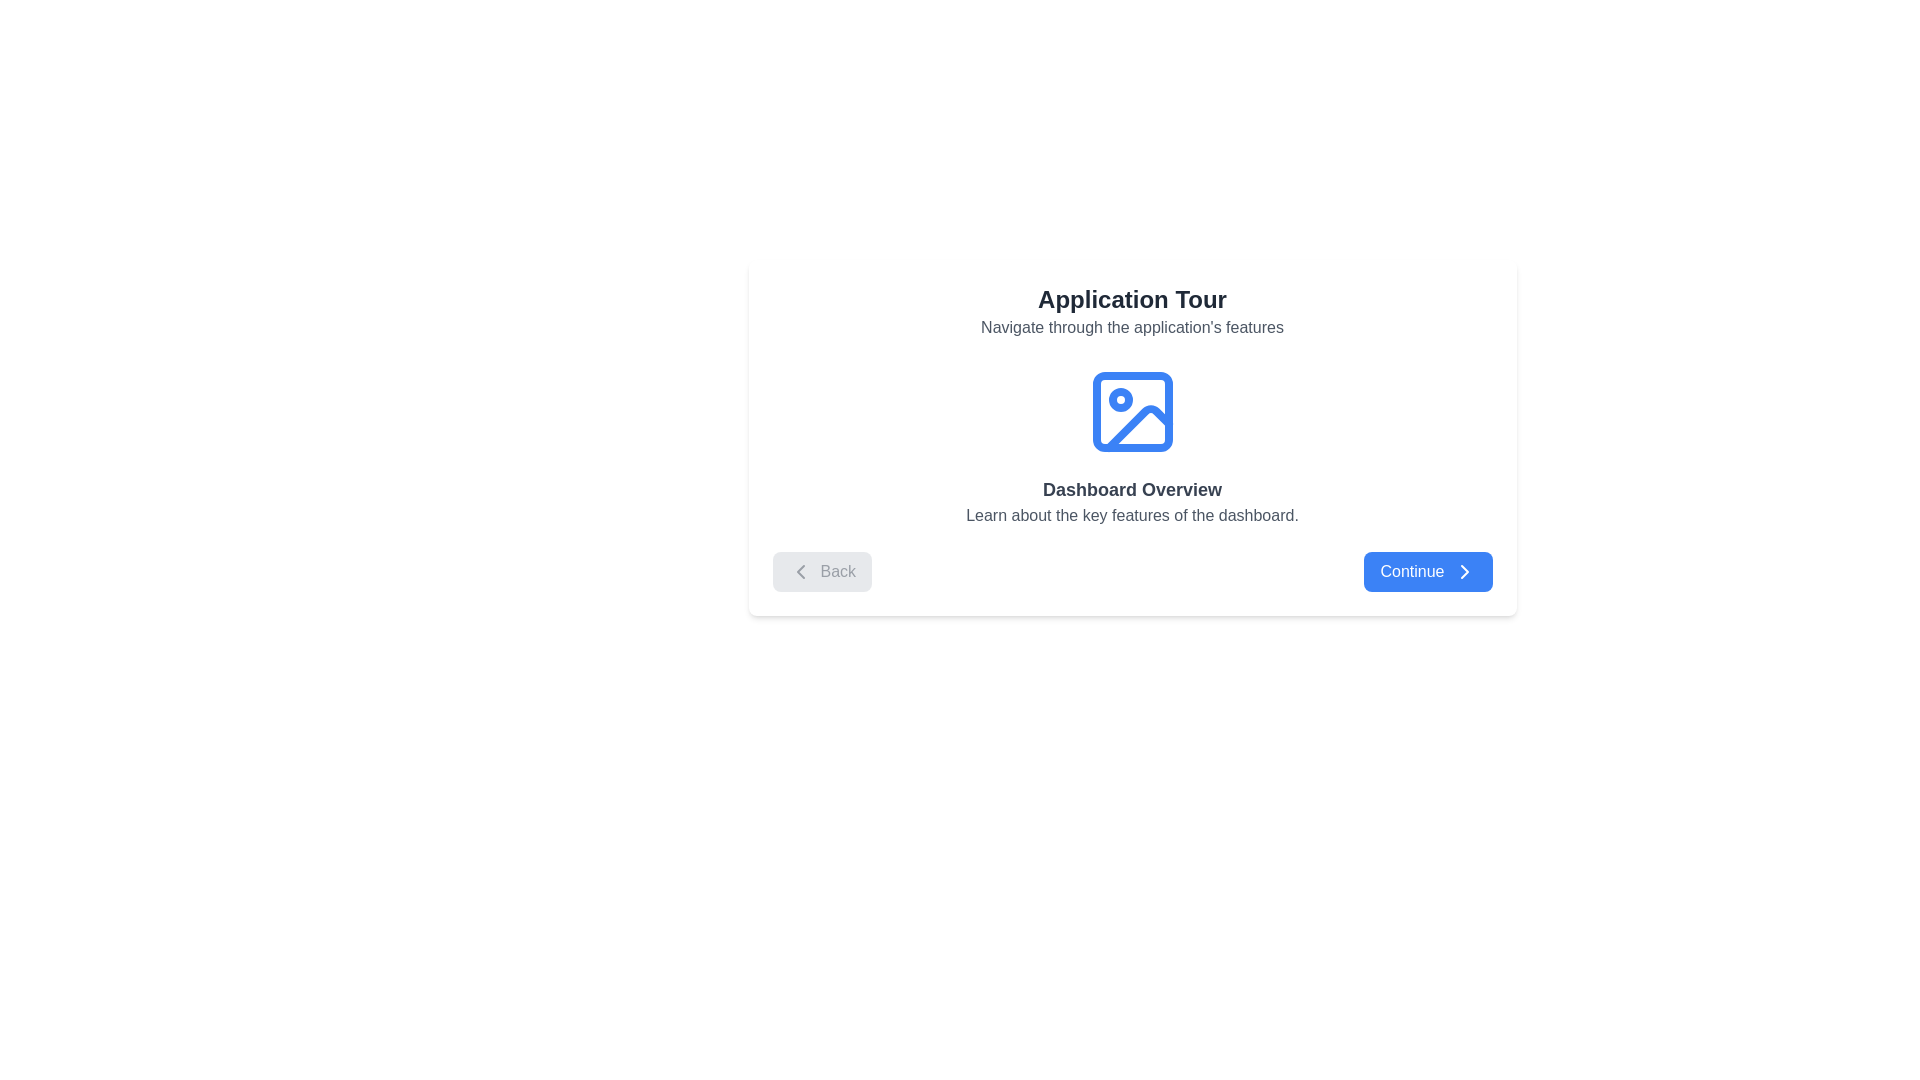  I want to click on the dashboard icon located at the center of the 'Dashboard Overview' section, positioned between the section title and explanatory text, so click(1132, 411).